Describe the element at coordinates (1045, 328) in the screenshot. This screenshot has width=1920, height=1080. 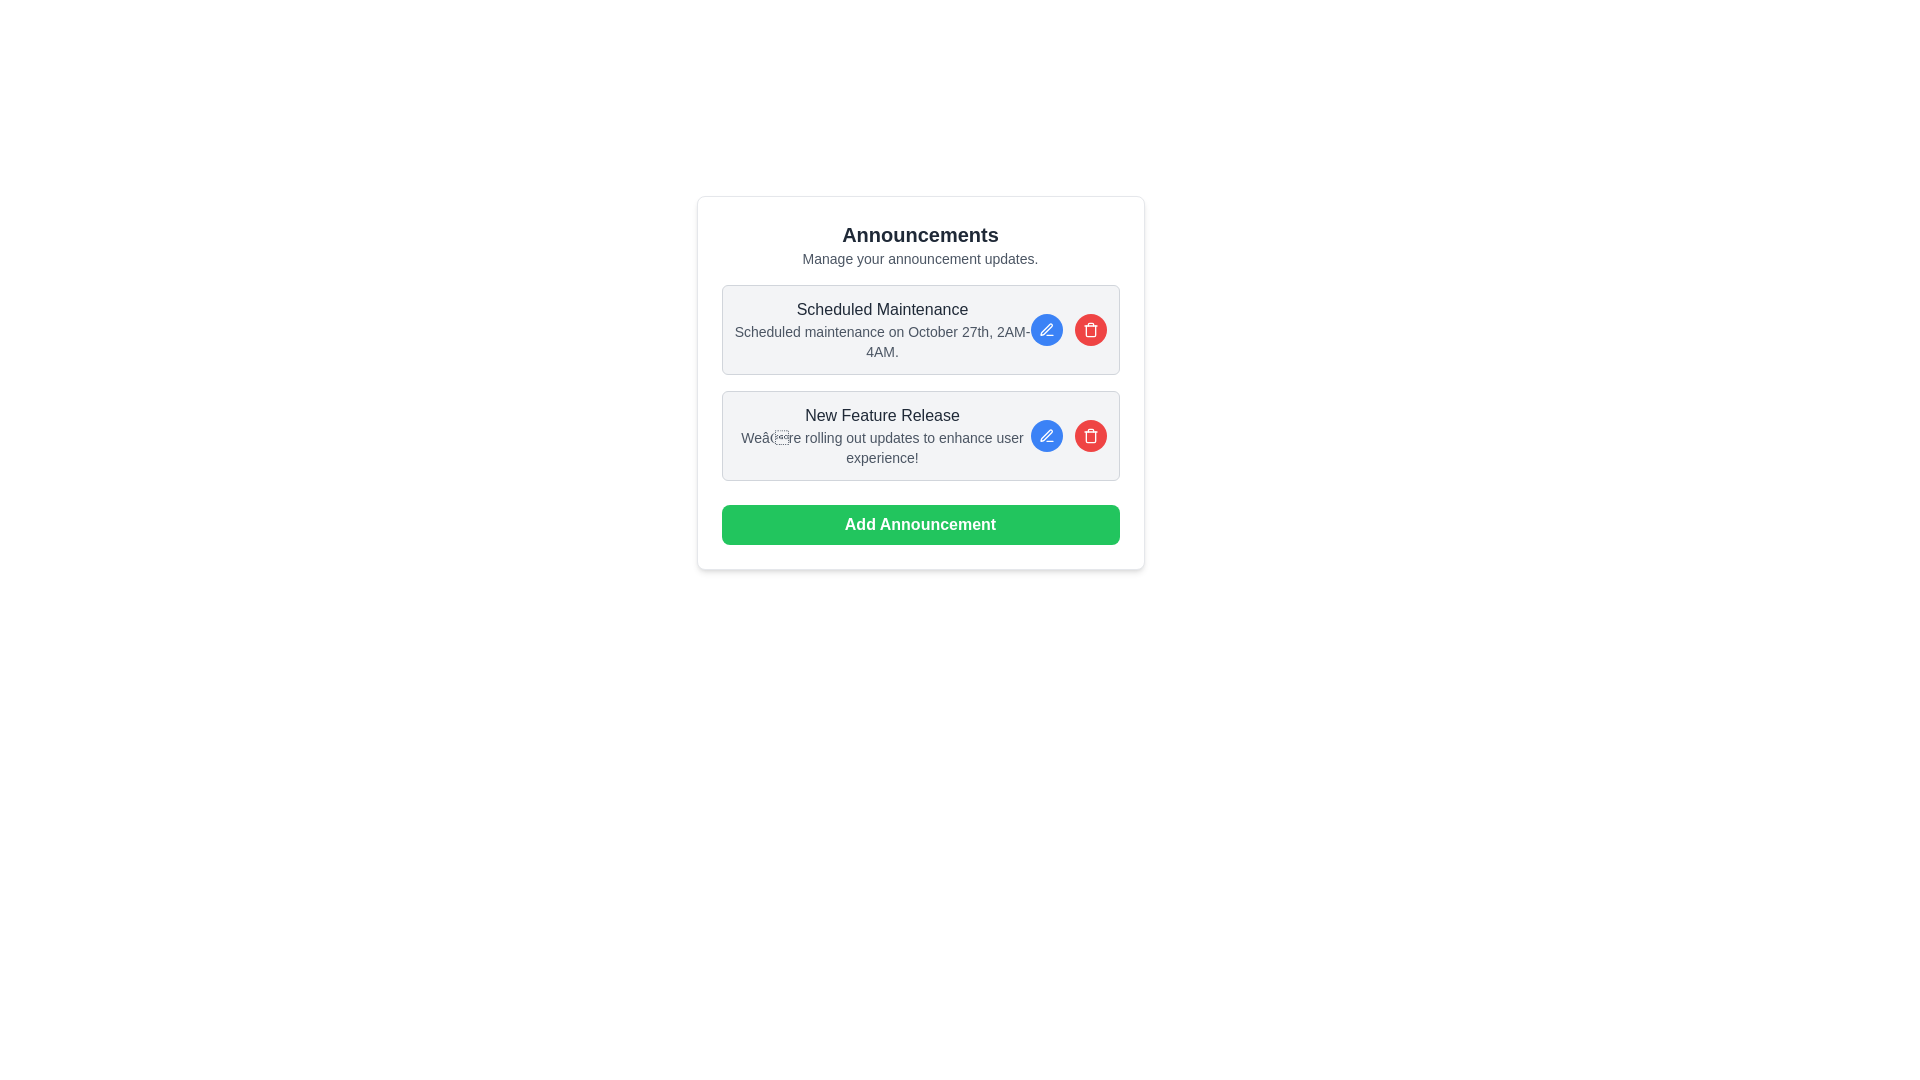
I see `the pen-shaped edit icon in a blue circle background, located next to the 'Scheduled Maintenance' text, to initiate editing` at that location.